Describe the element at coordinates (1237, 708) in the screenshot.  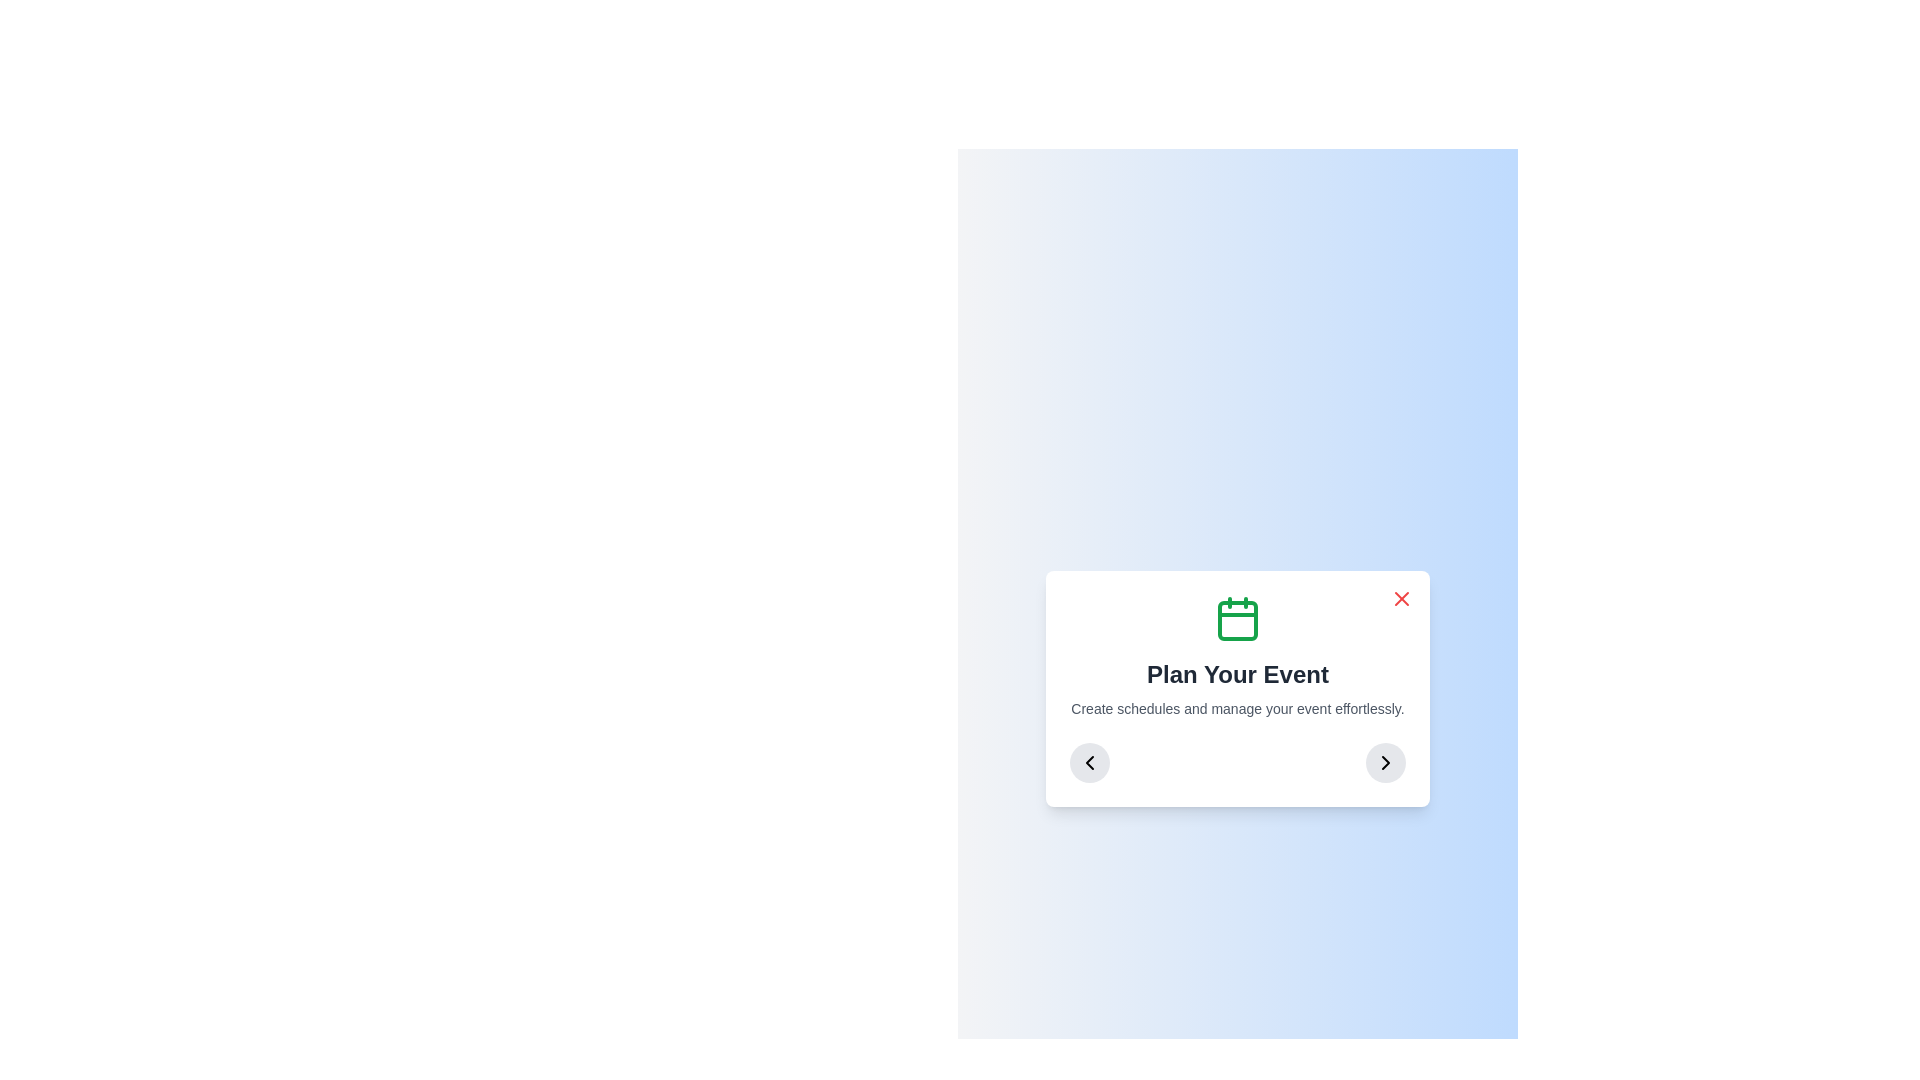
I see `the text block displaying 'Create schedules and manage your event effortlessly.' which is styled in a smaller font size and gray color, positioned beneath the header 'Plan Your Event.'` at that location.